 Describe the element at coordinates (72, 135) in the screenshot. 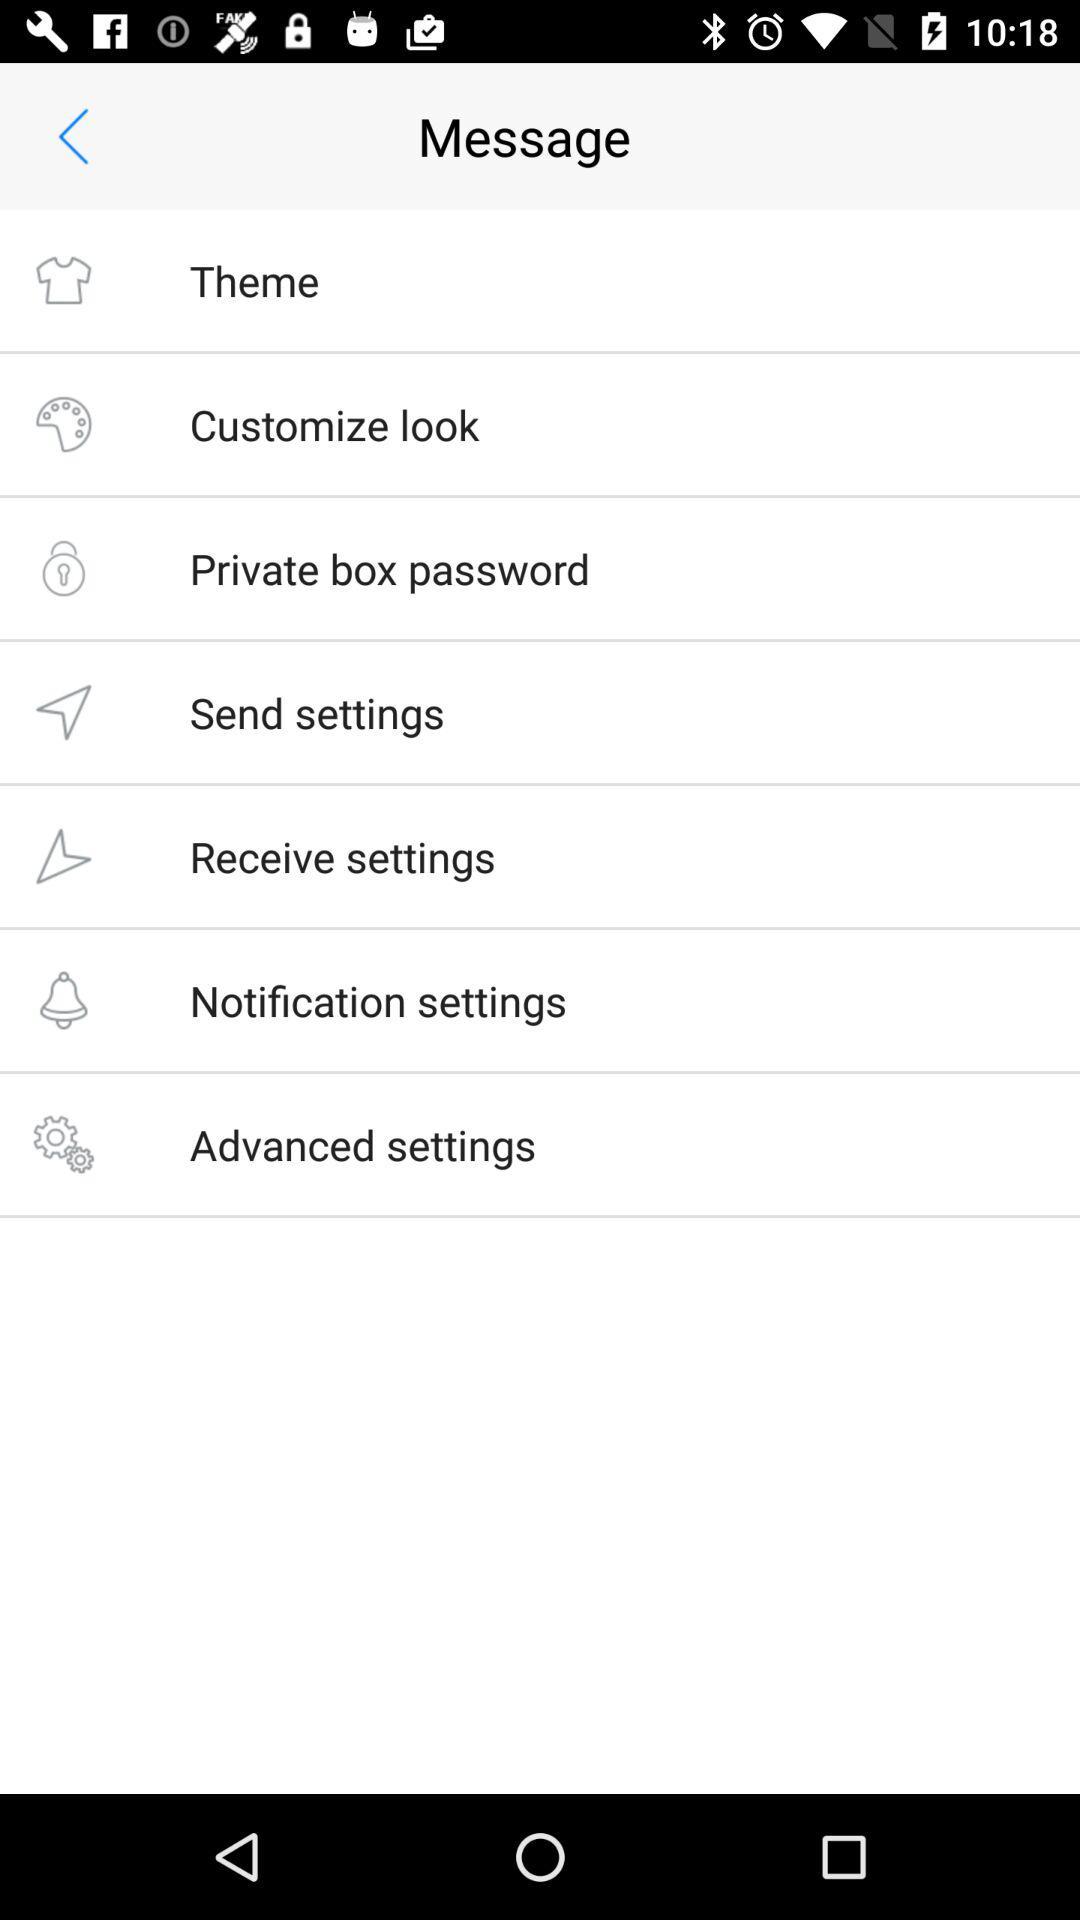

I see `the item next to the message item` at that location.